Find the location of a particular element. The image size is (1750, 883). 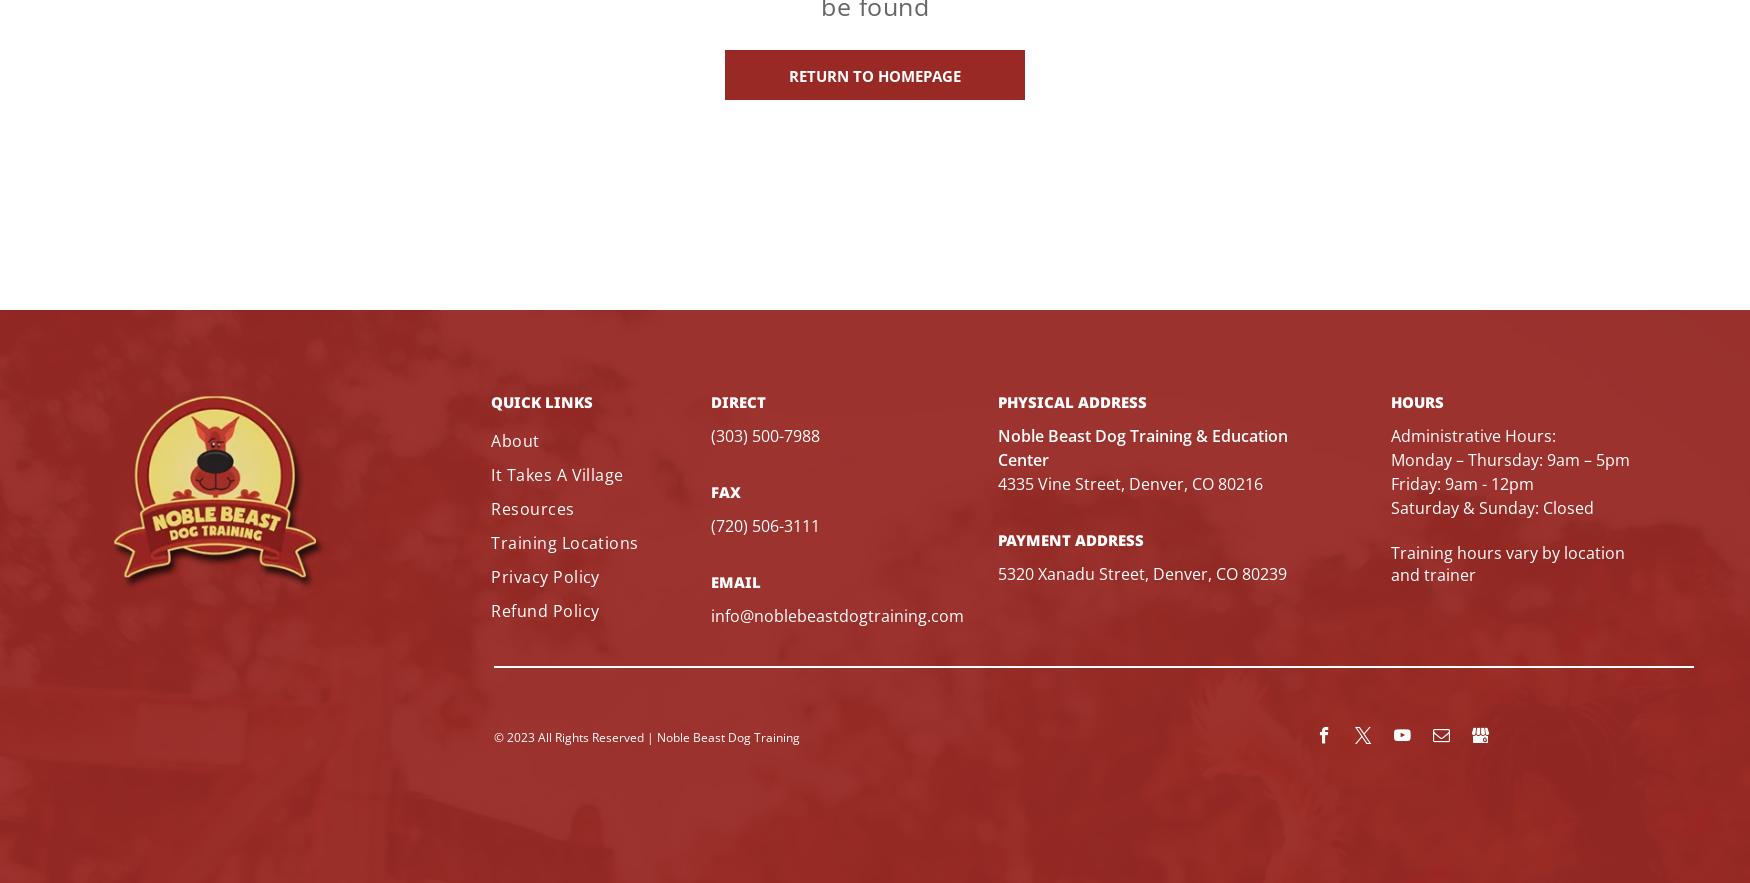

'direct' is located at coordinates (738, 399).